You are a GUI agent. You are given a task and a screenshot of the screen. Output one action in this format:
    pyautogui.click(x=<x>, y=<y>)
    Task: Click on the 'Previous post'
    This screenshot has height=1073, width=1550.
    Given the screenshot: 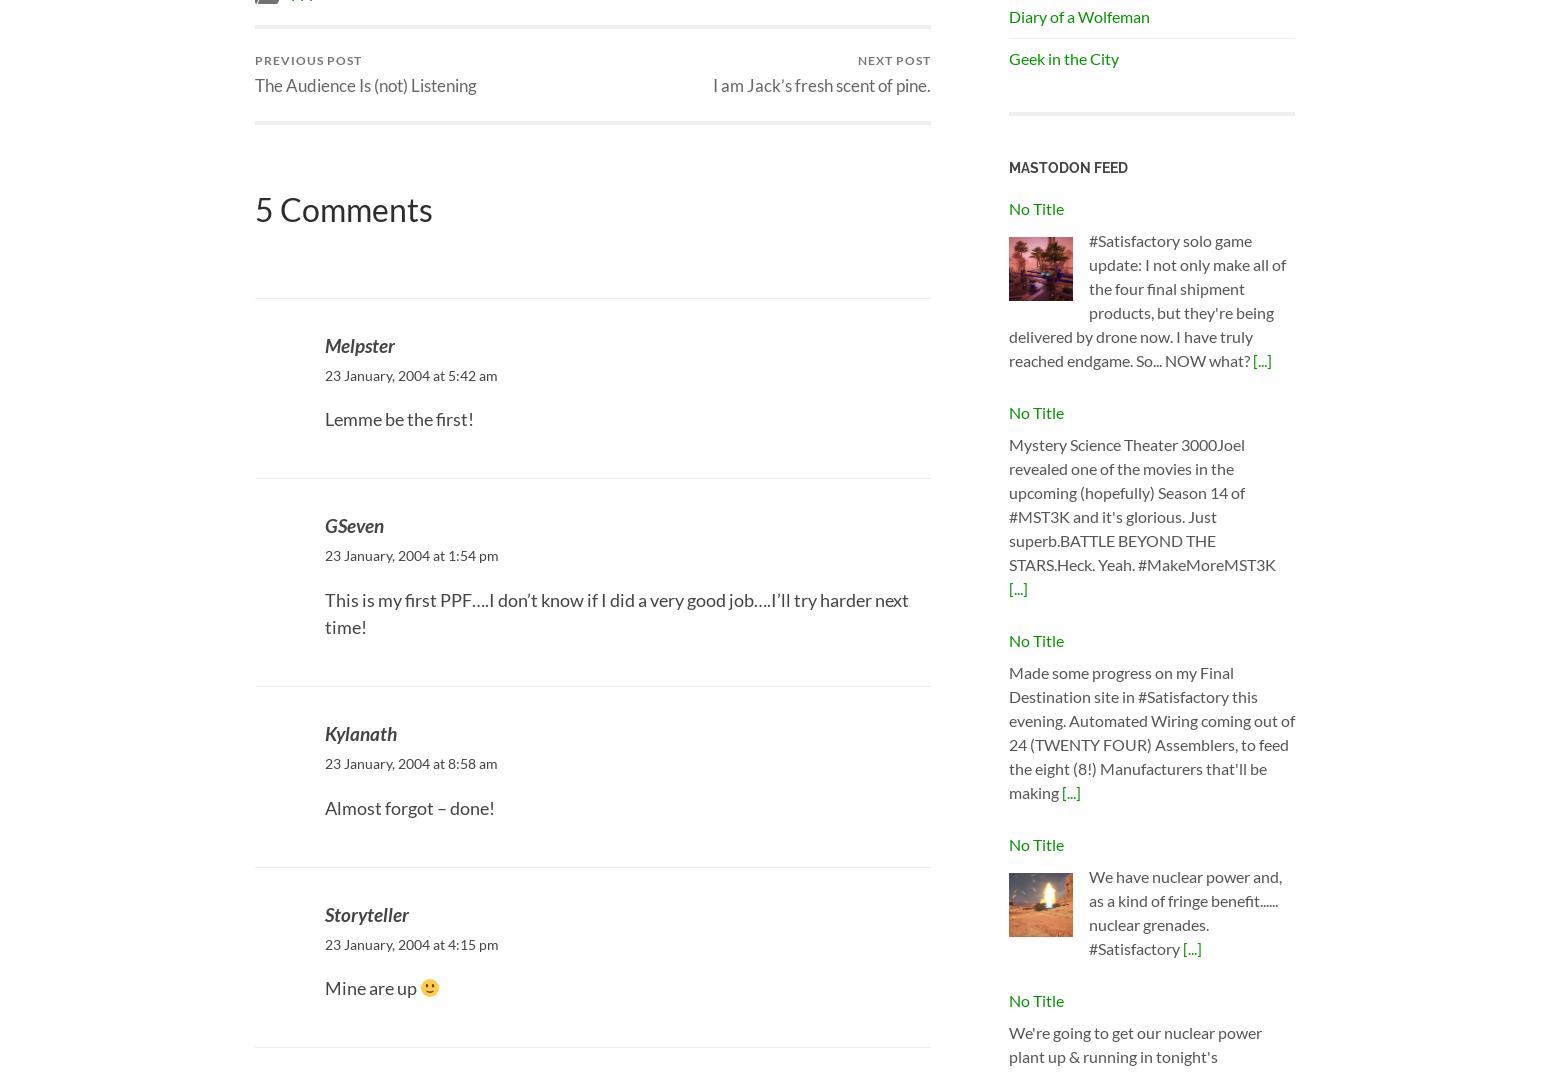 What is the action you would take?
    pyautogui.click(x=308, y=58)
    